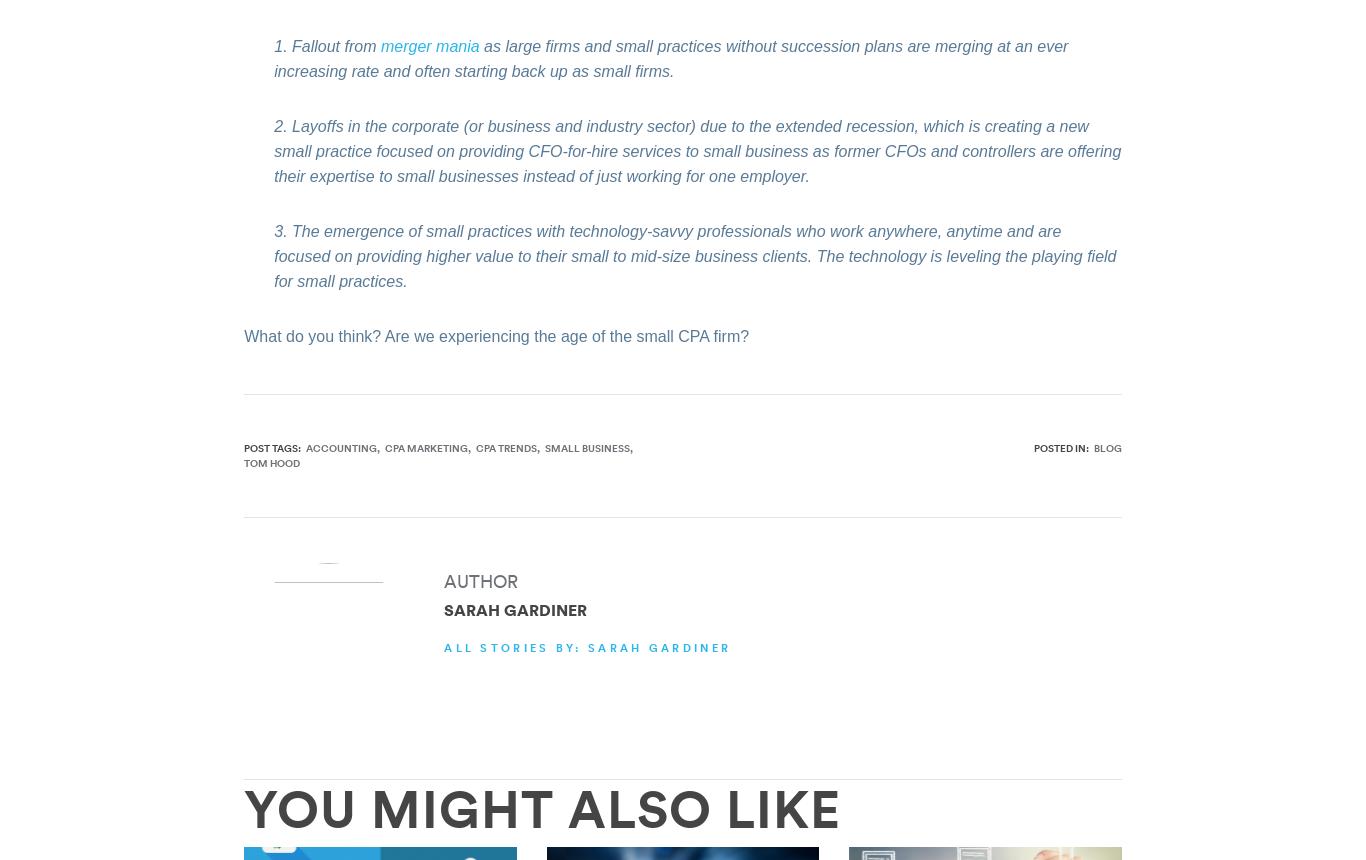  What do you see at coordinates (695, 255) in the screenshot?
I see `'3. The emergence of small practices with technology-savvy professionals who work anywhere, anytime and are focused on providing higher value to their small to mid-size business clients. The technology is leveling the playing field for small practices.'` at bounding box center [695, 255].